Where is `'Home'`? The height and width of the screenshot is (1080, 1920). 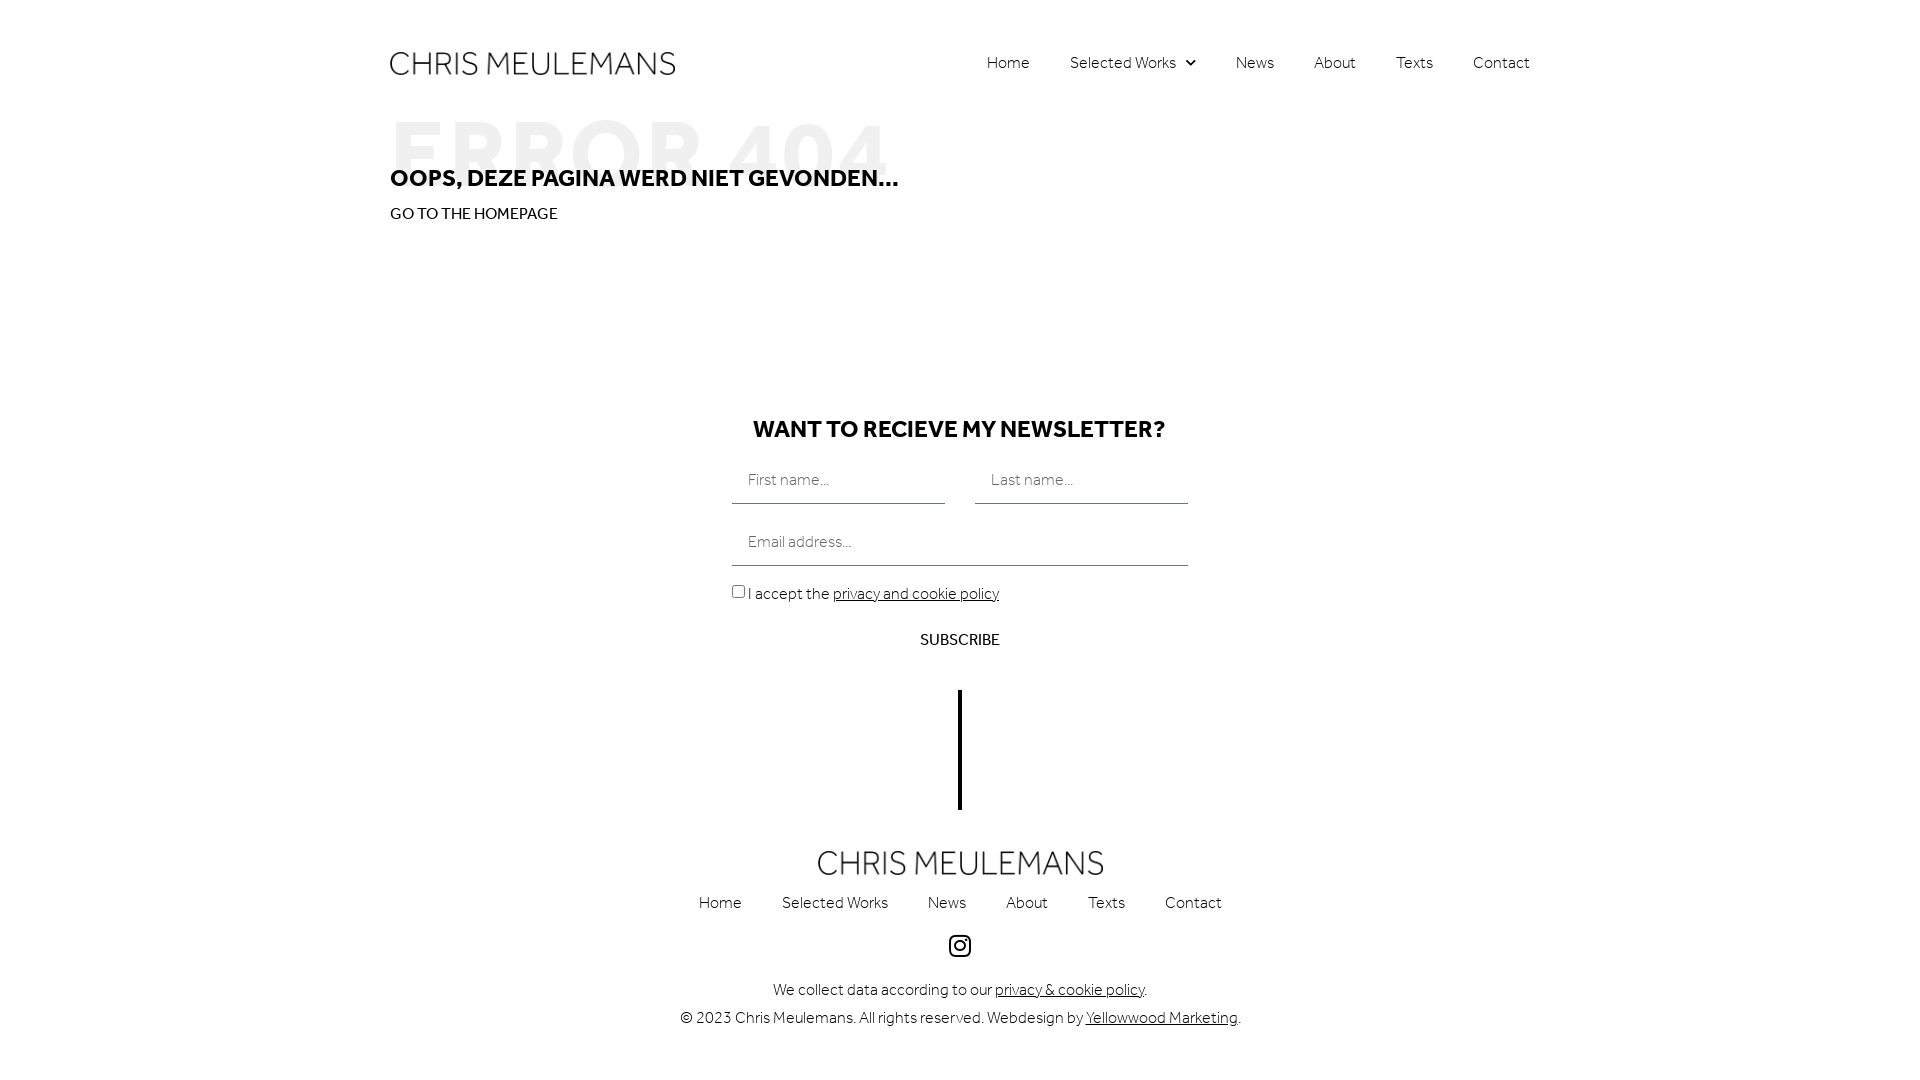 'Home' is located at coordinates (1008, 61).